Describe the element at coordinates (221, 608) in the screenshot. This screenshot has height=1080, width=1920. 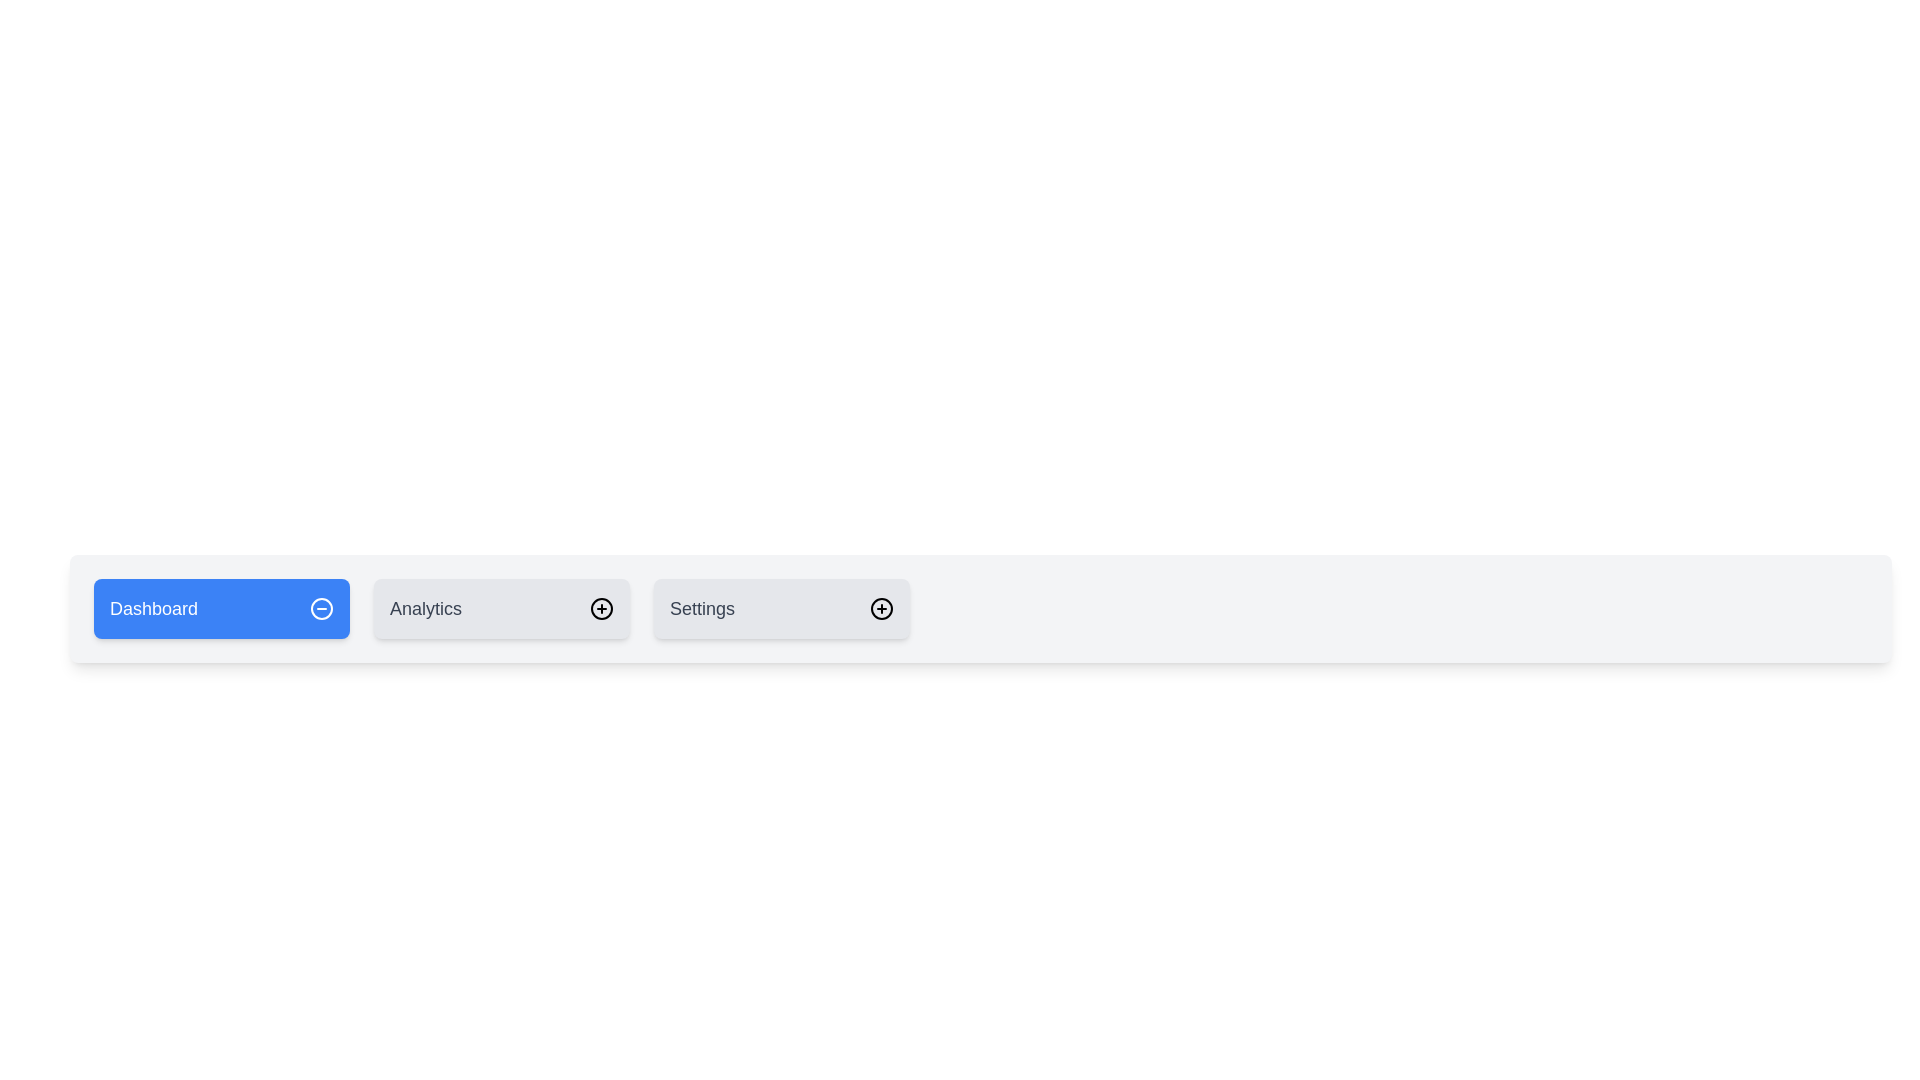
I see `the leftmost button labeled 'Dashboard' in the horizontal group of three buttons` at that location.